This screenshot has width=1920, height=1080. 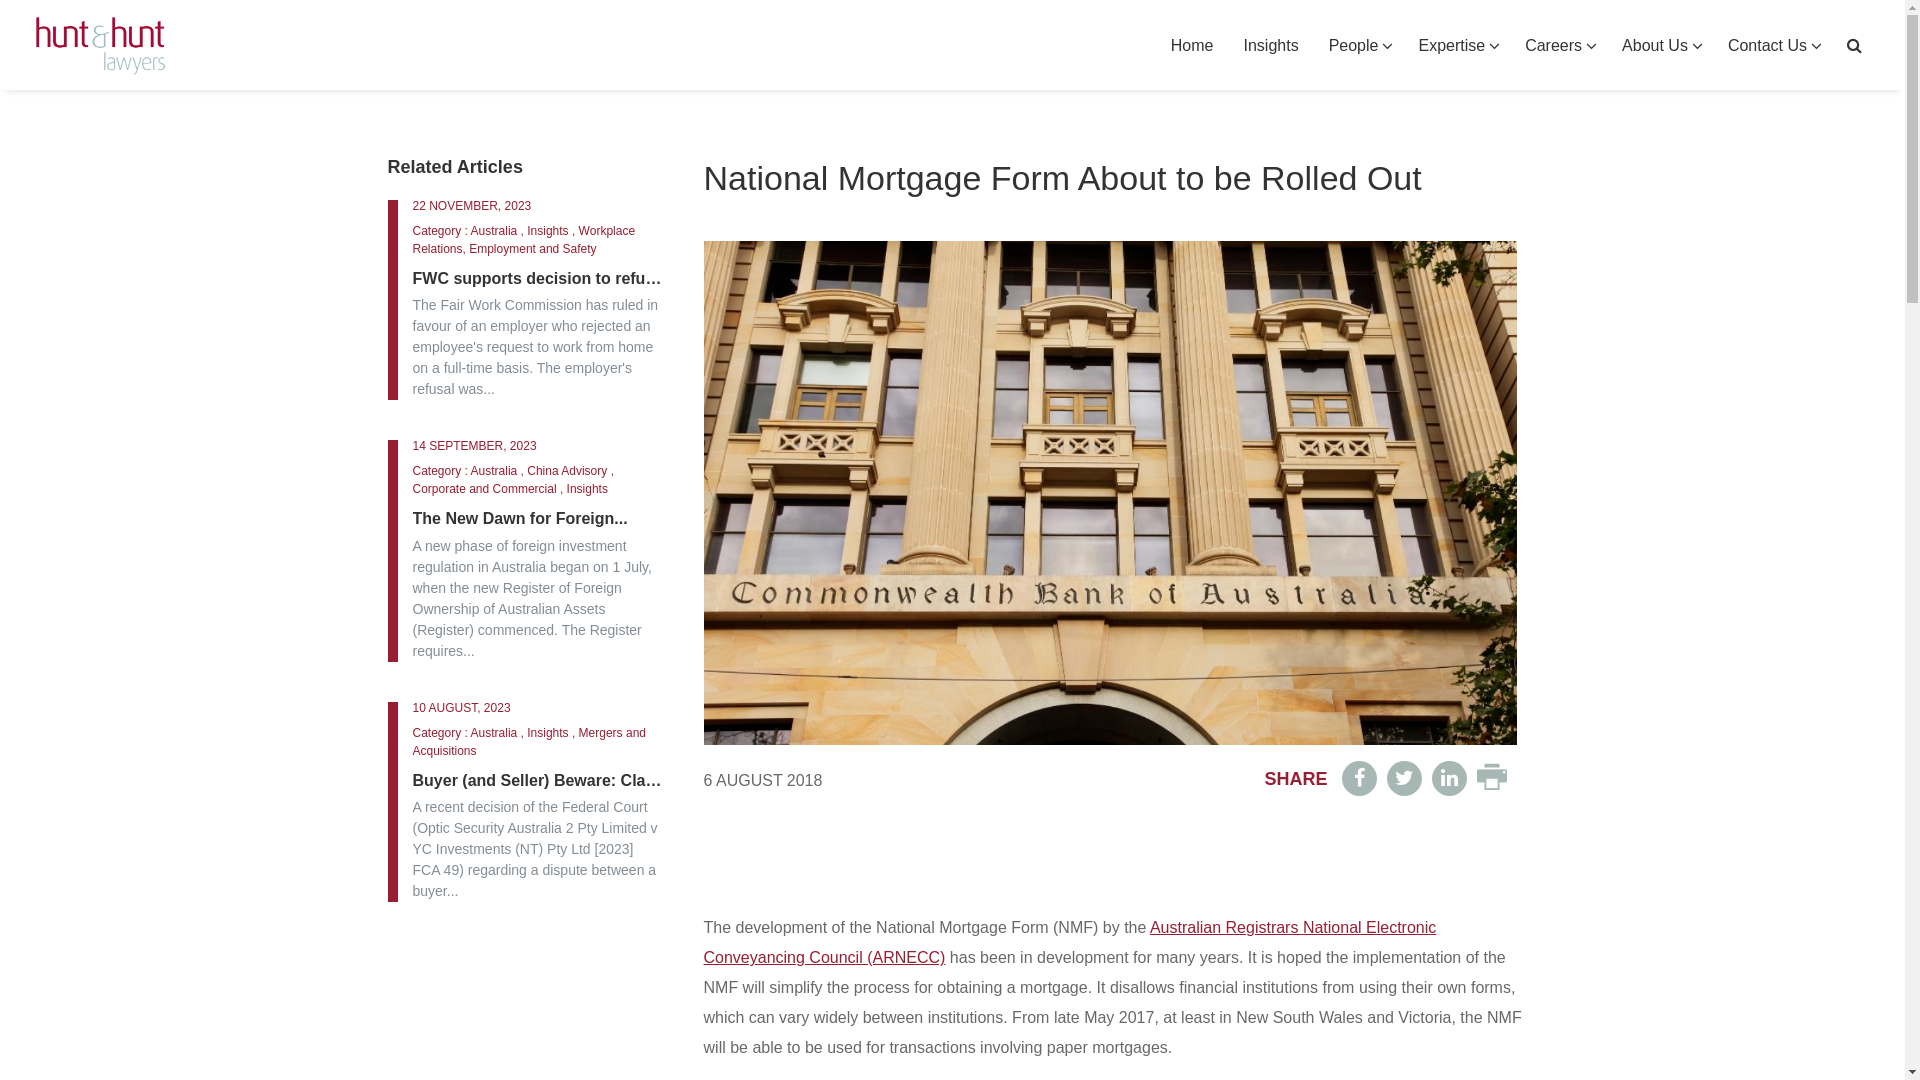 I want to click on 'Insights', so click(x=1269, y=45).